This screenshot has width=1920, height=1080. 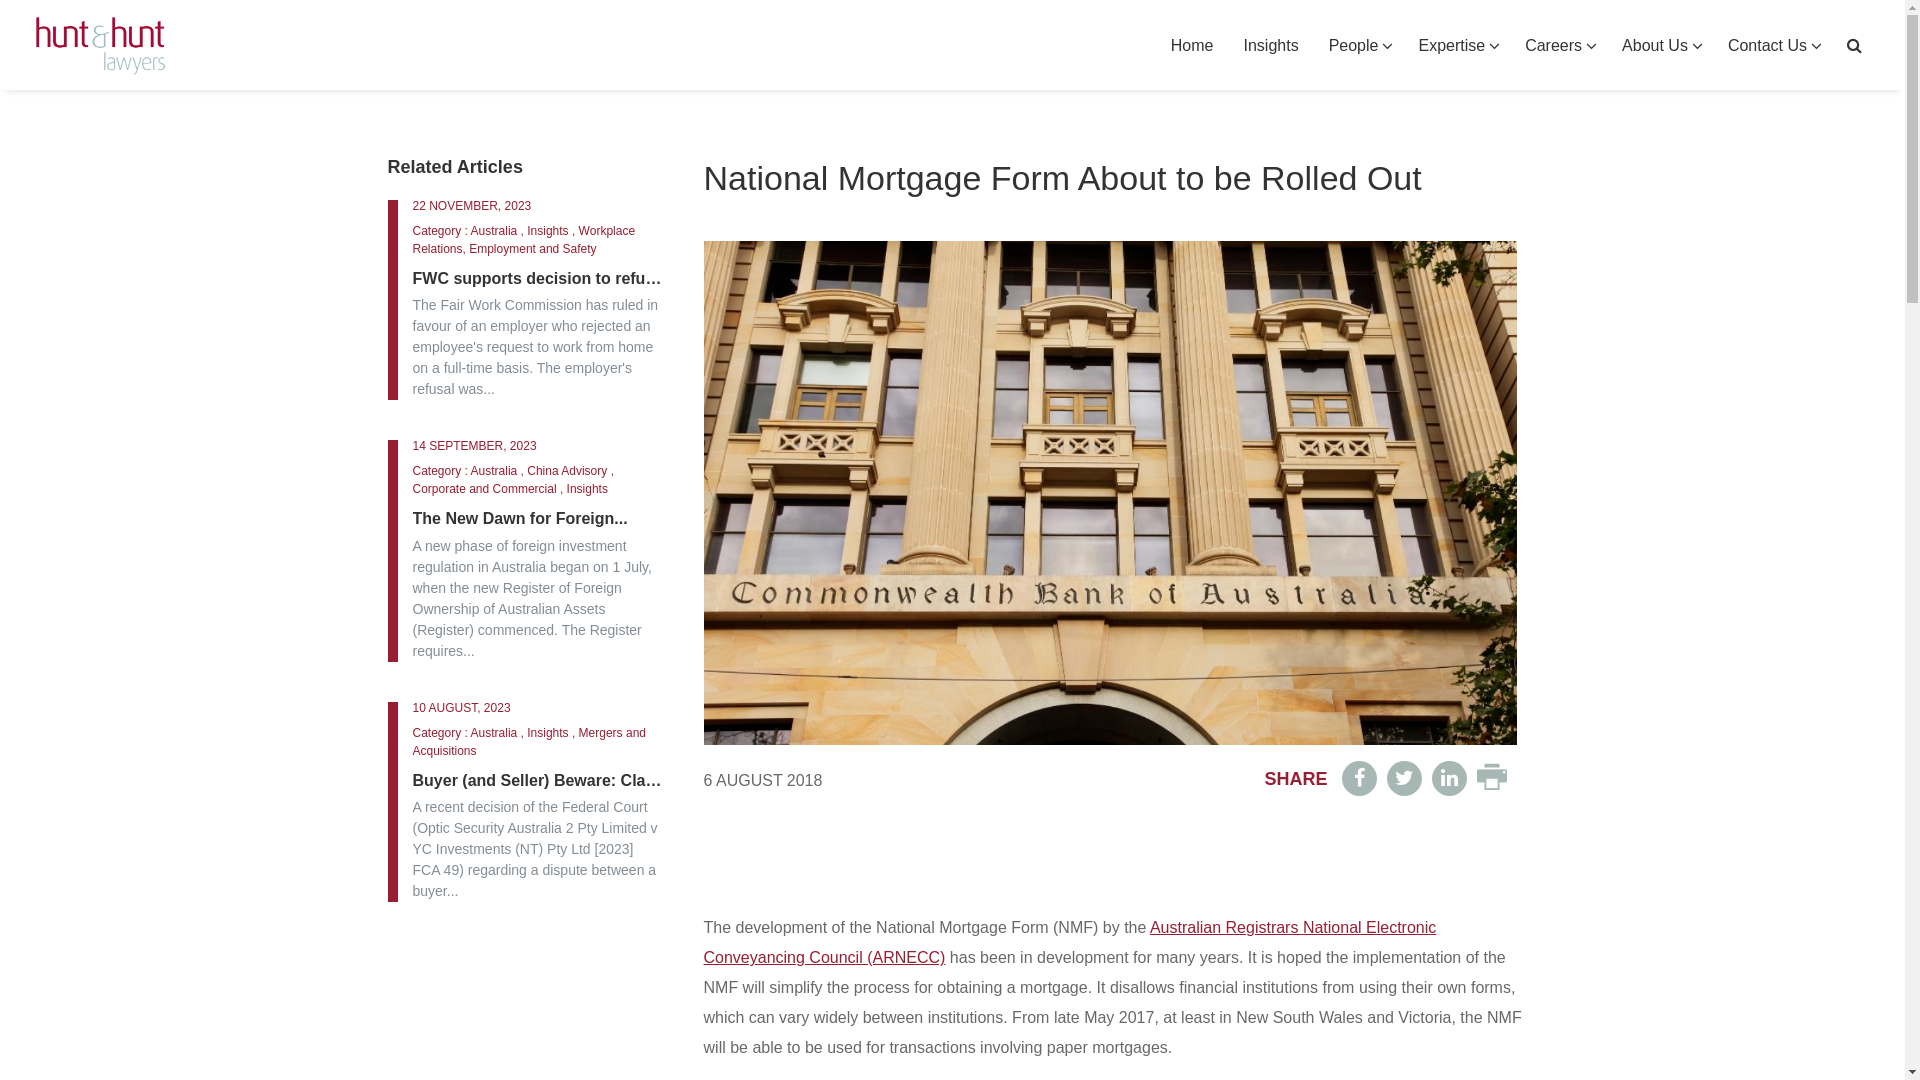 I want to click on 'Insights', so click(x=1269, y=45).